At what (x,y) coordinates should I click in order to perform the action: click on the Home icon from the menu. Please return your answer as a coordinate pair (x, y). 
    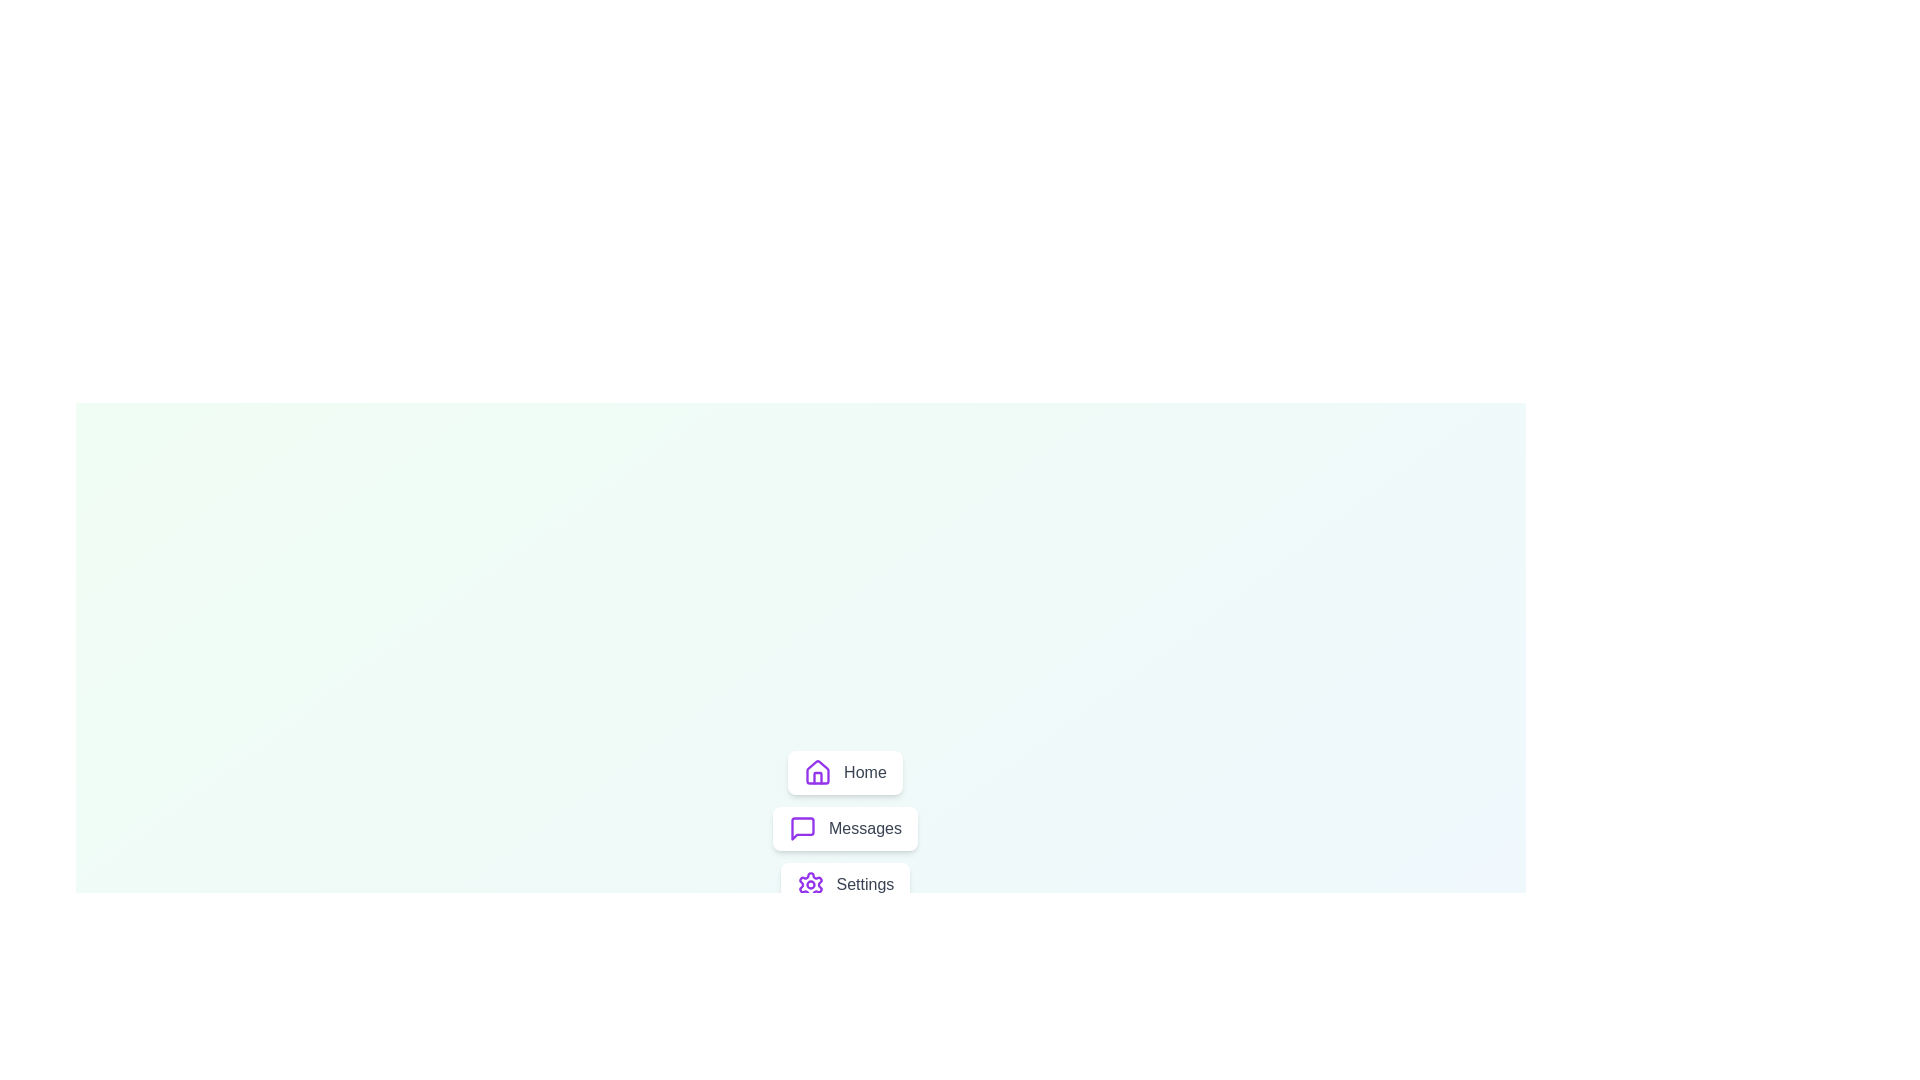
    Looking at the image, I should click on (817, 771).